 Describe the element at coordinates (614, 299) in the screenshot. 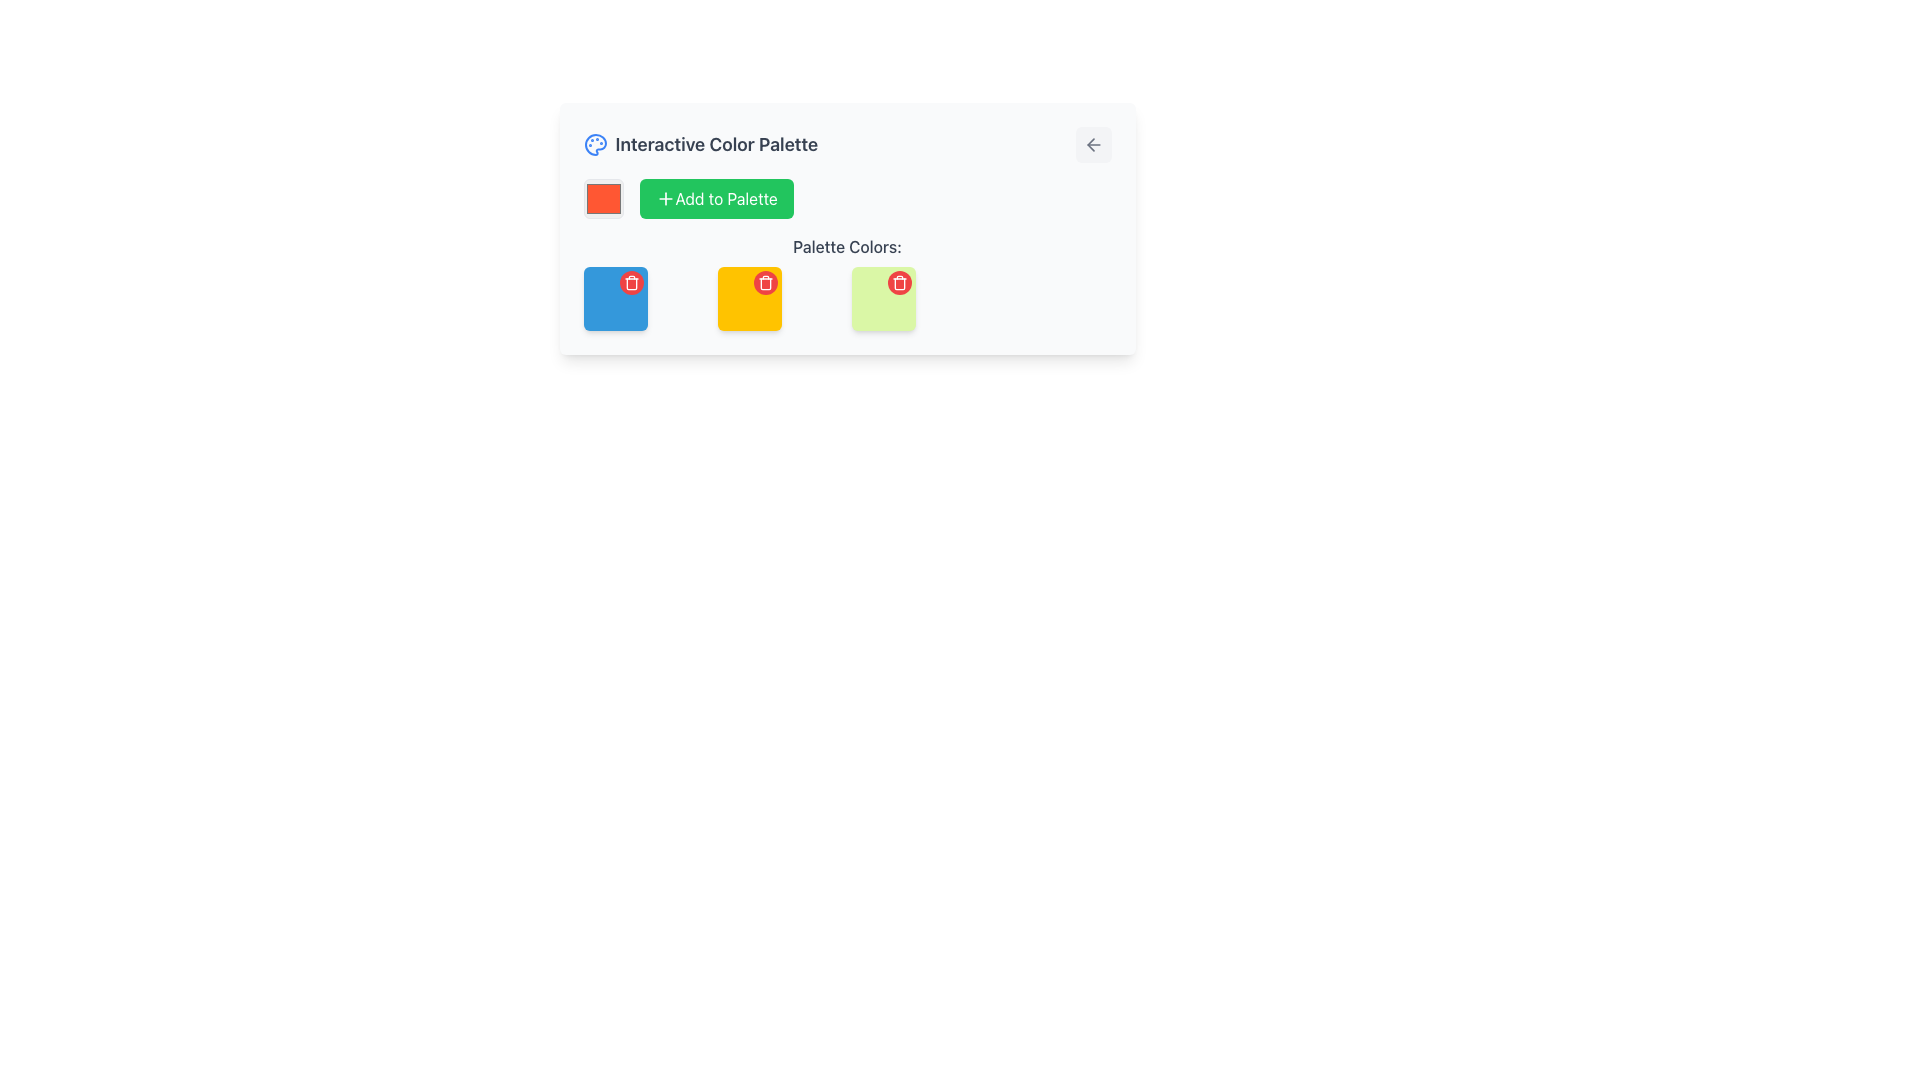

I see `the interactive delete button on the selectable color tile located in the second row, leftmost column of the palette grid` at that location.